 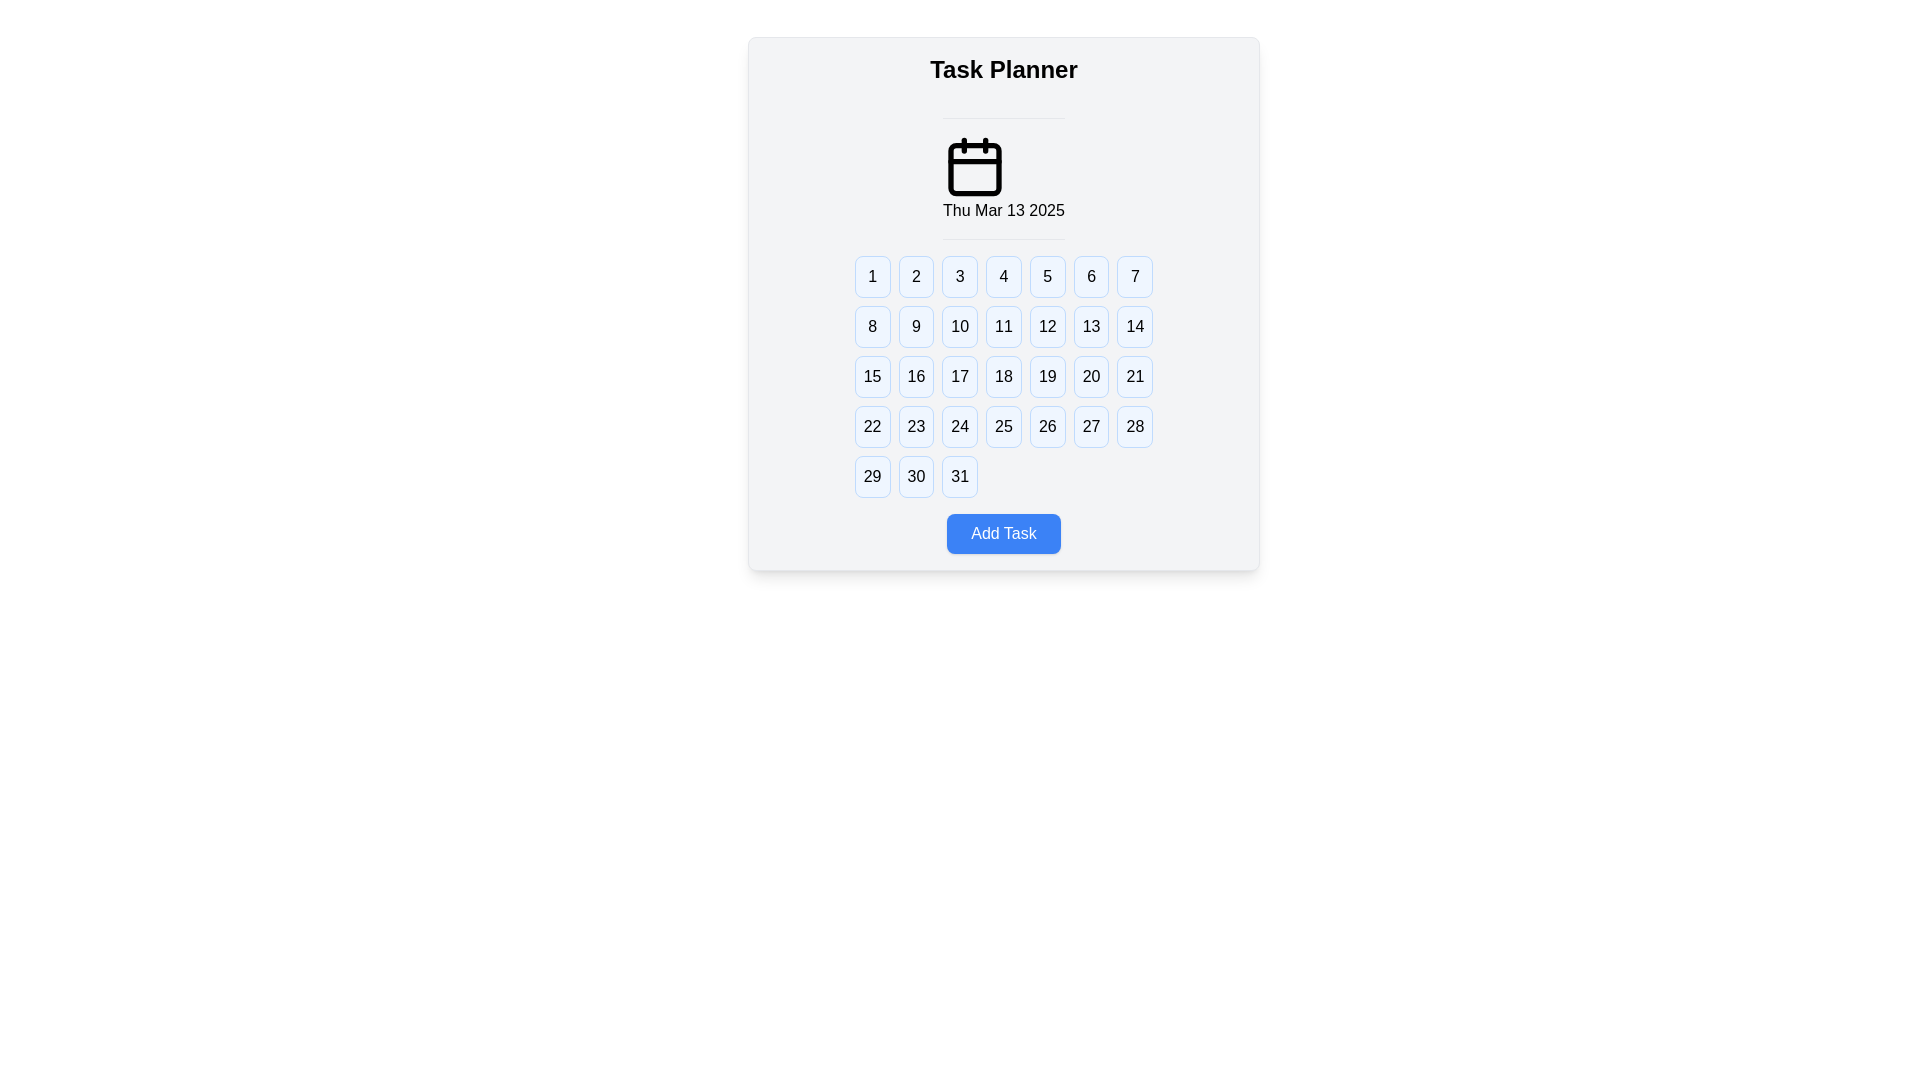 What do you see at coordinates (915, 477) in the screenshot?
I see `the Calendar Date Item representing the 30th day in the calendar view` at bounding box center [915, 477].